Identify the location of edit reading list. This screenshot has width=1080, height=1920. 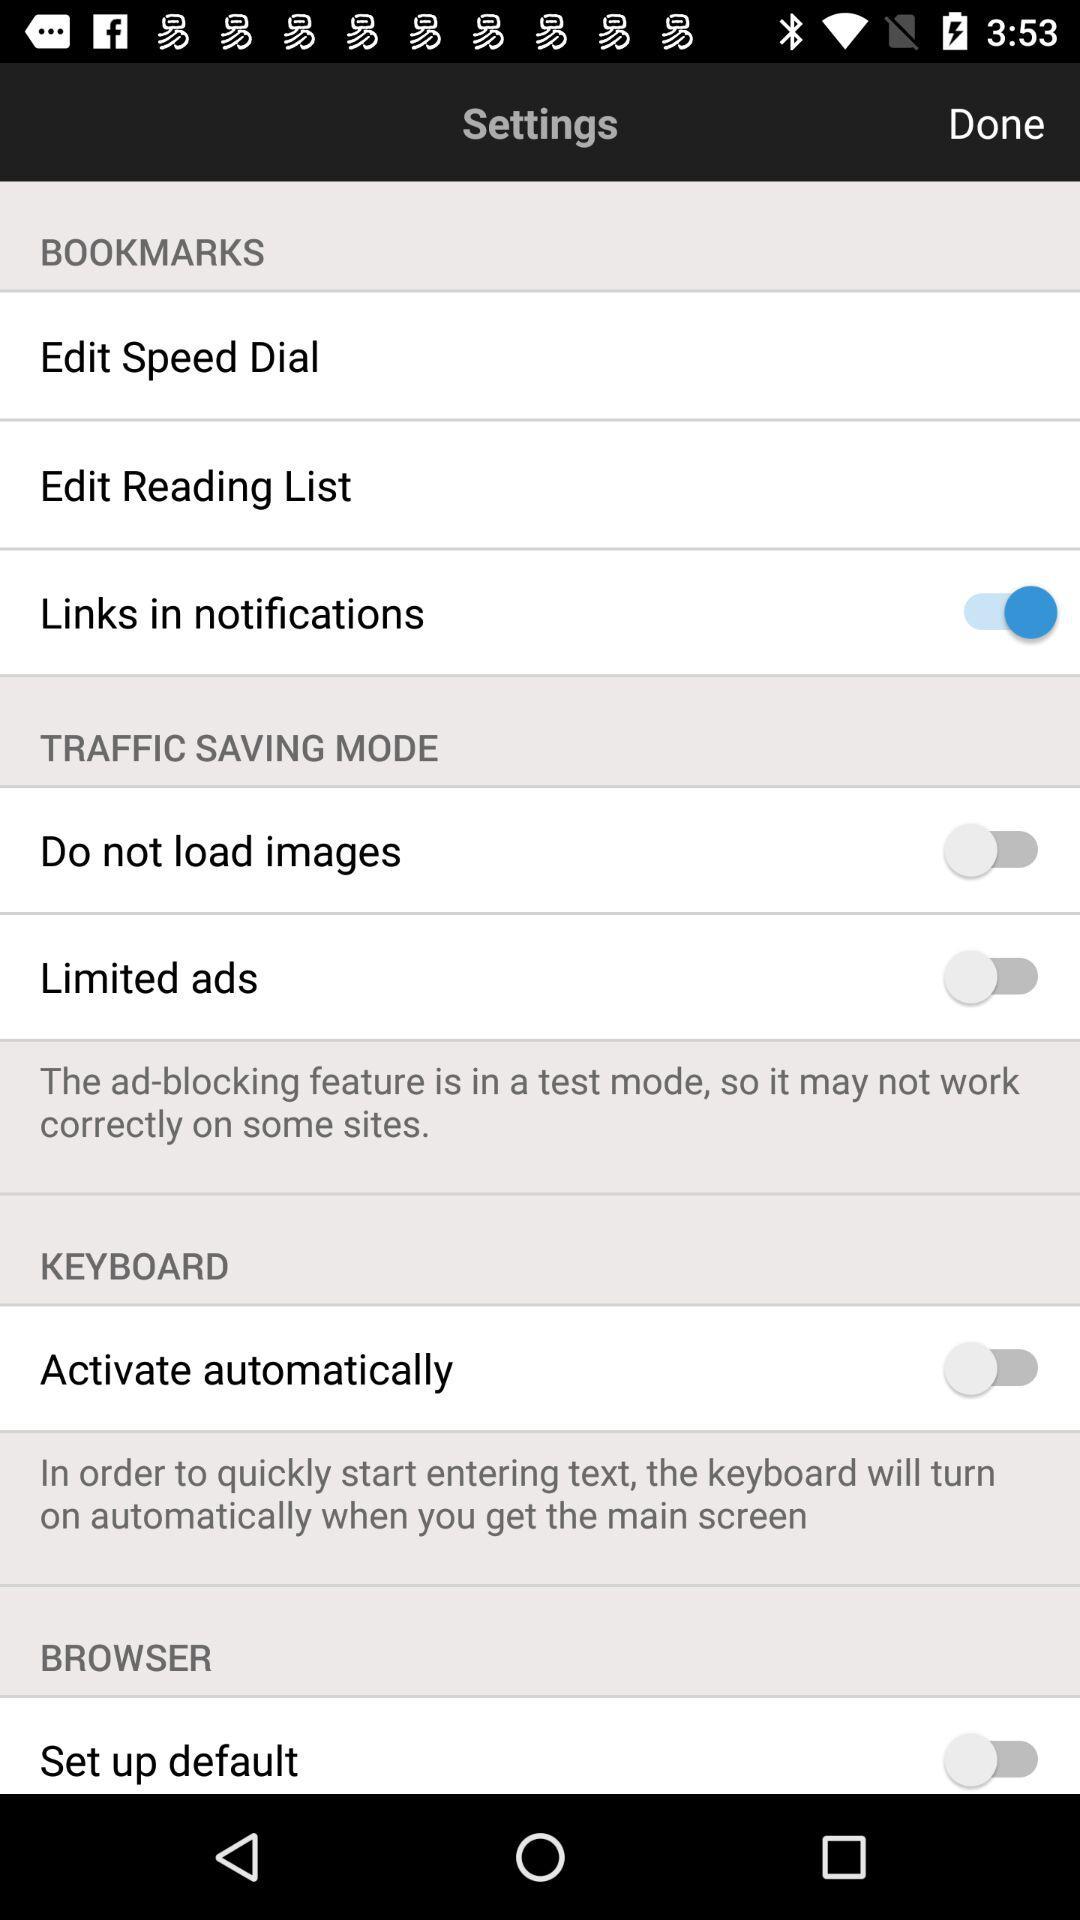
(540, 484).